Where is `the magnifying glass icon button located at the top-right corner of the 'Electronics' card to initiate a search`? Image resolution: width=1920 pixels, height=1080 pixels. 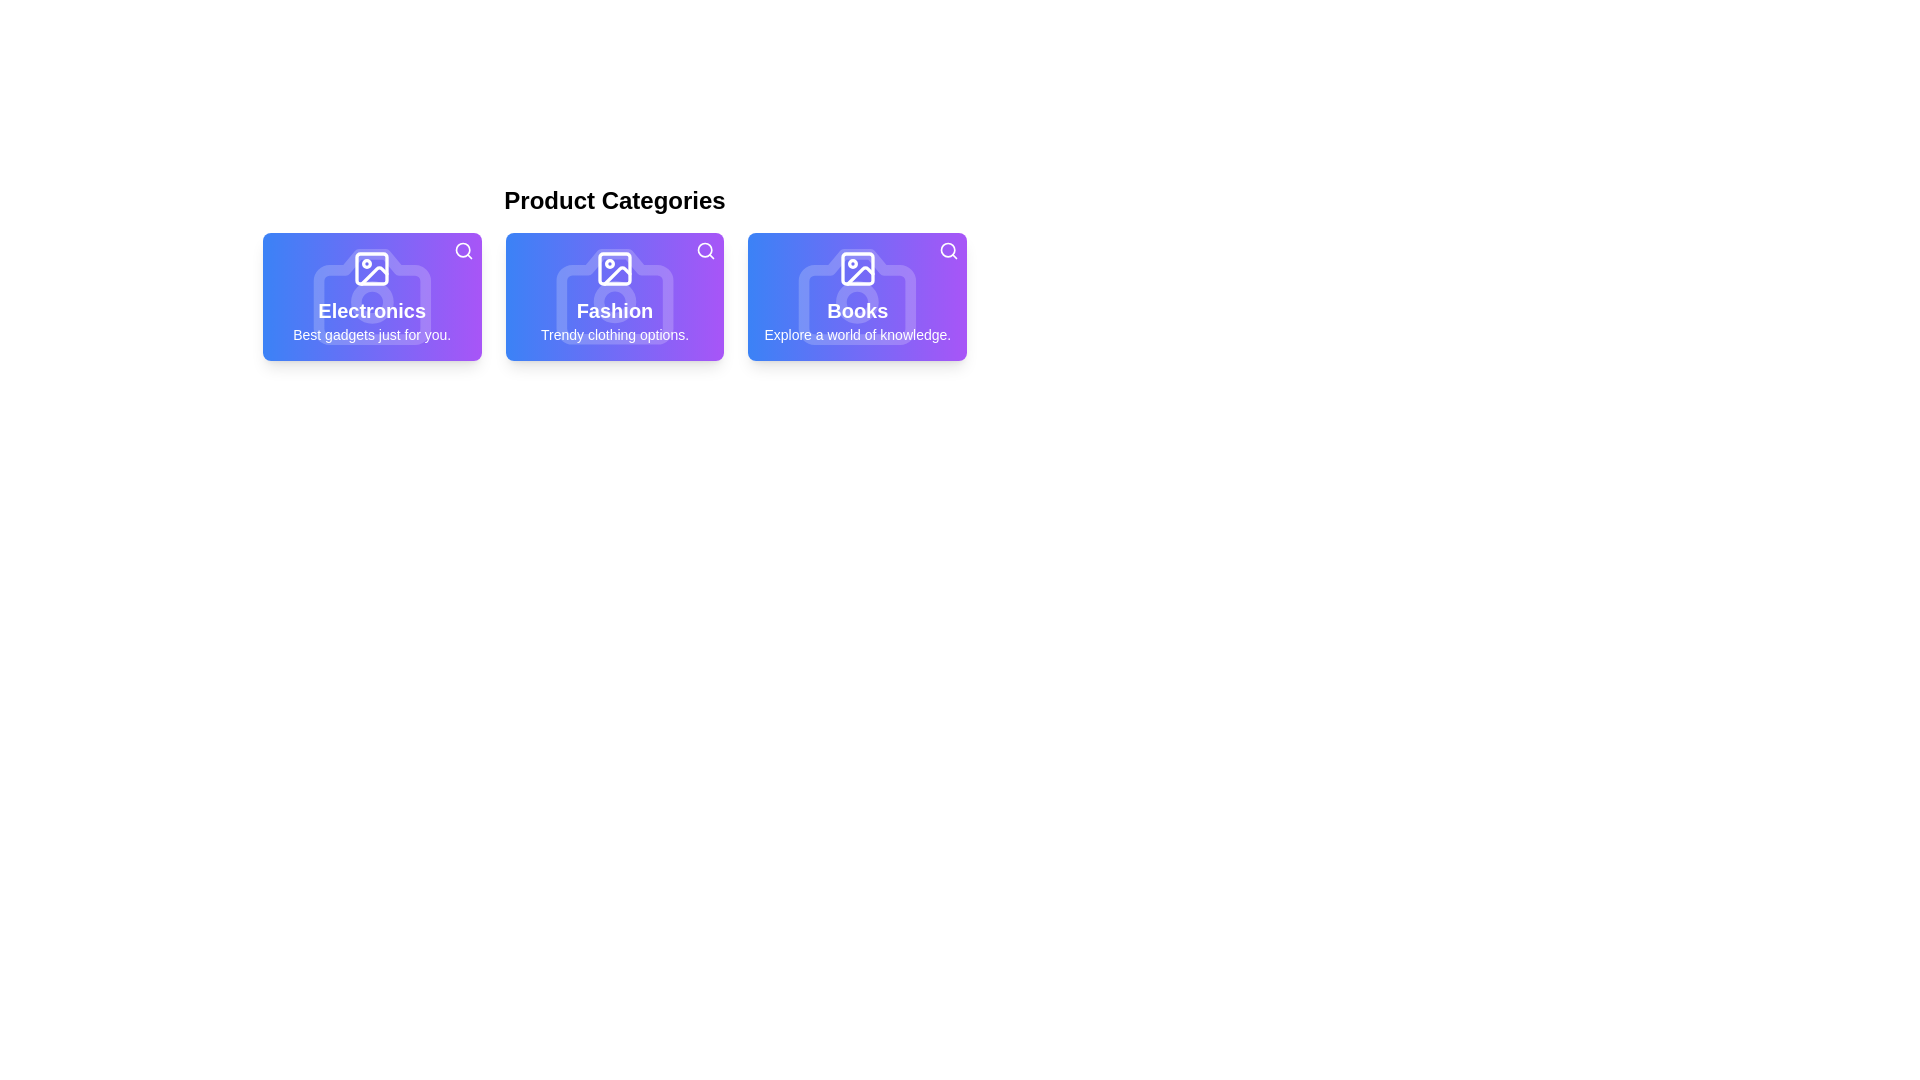
the magnifying glass icon button located at the top-right corner of the 'Electronics' card to initiate a search is located at coordinates (462, 249).